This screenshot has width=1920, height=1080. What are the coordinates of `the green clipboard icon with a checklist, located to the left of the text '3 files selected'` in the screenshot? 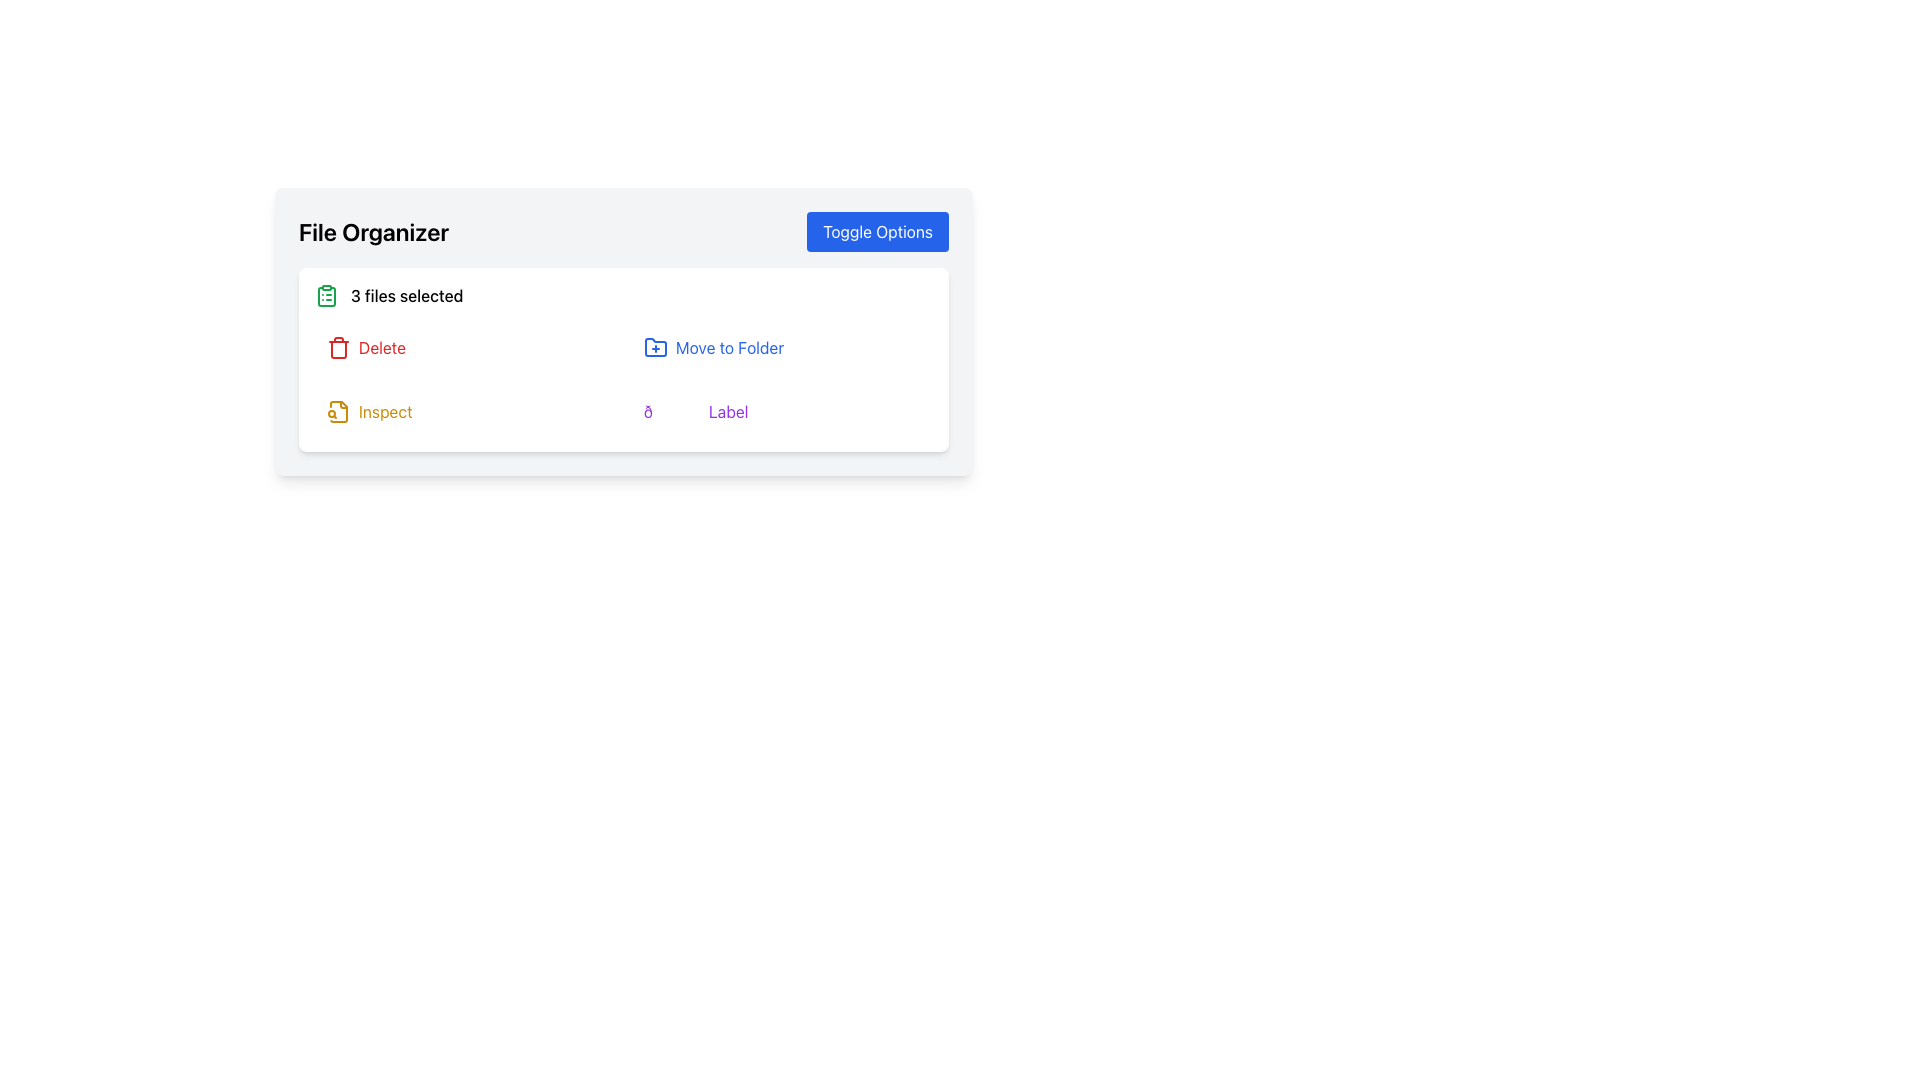 It's located at (326, 296).